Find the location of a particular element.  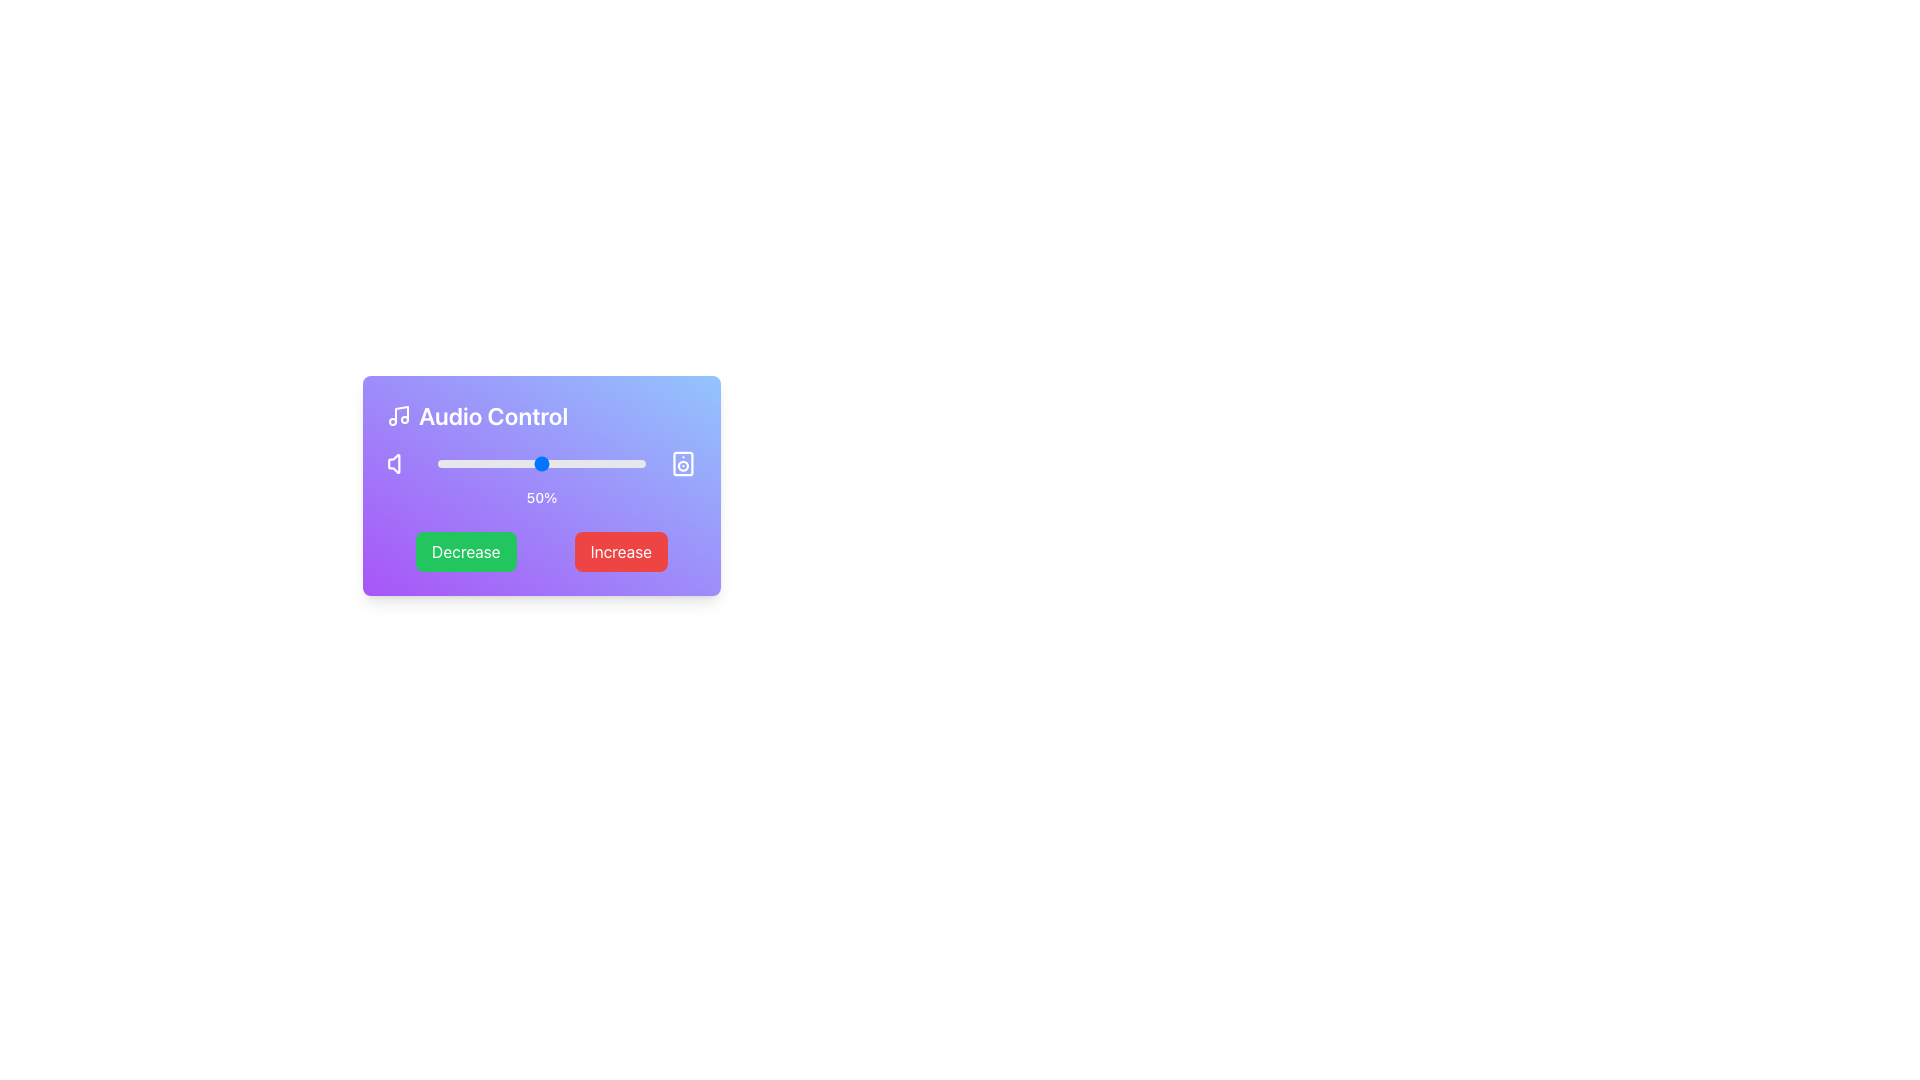

the slider is located at coordinates (570, 463).